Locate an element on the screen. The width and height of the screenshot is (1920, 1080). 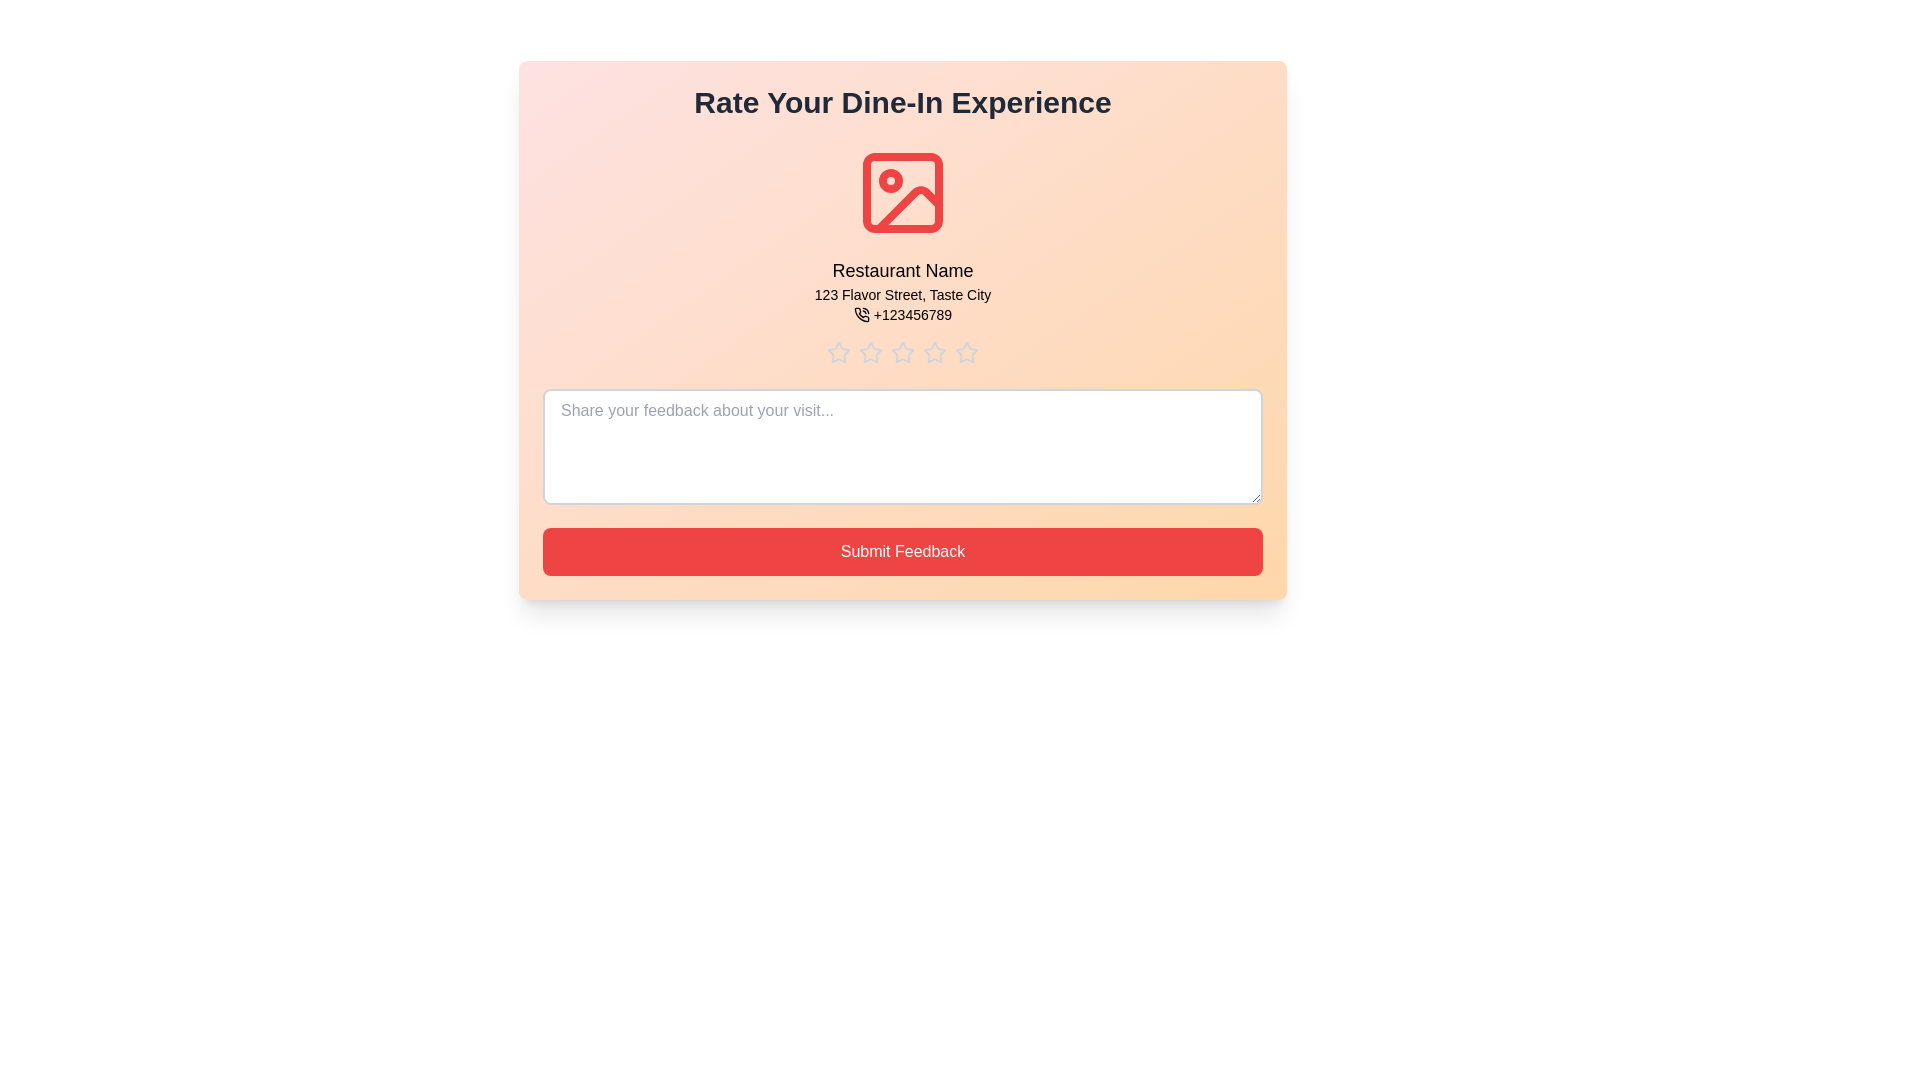
the star corresponding to 5 stars to preview the rating is located at coordinates (966, 352).